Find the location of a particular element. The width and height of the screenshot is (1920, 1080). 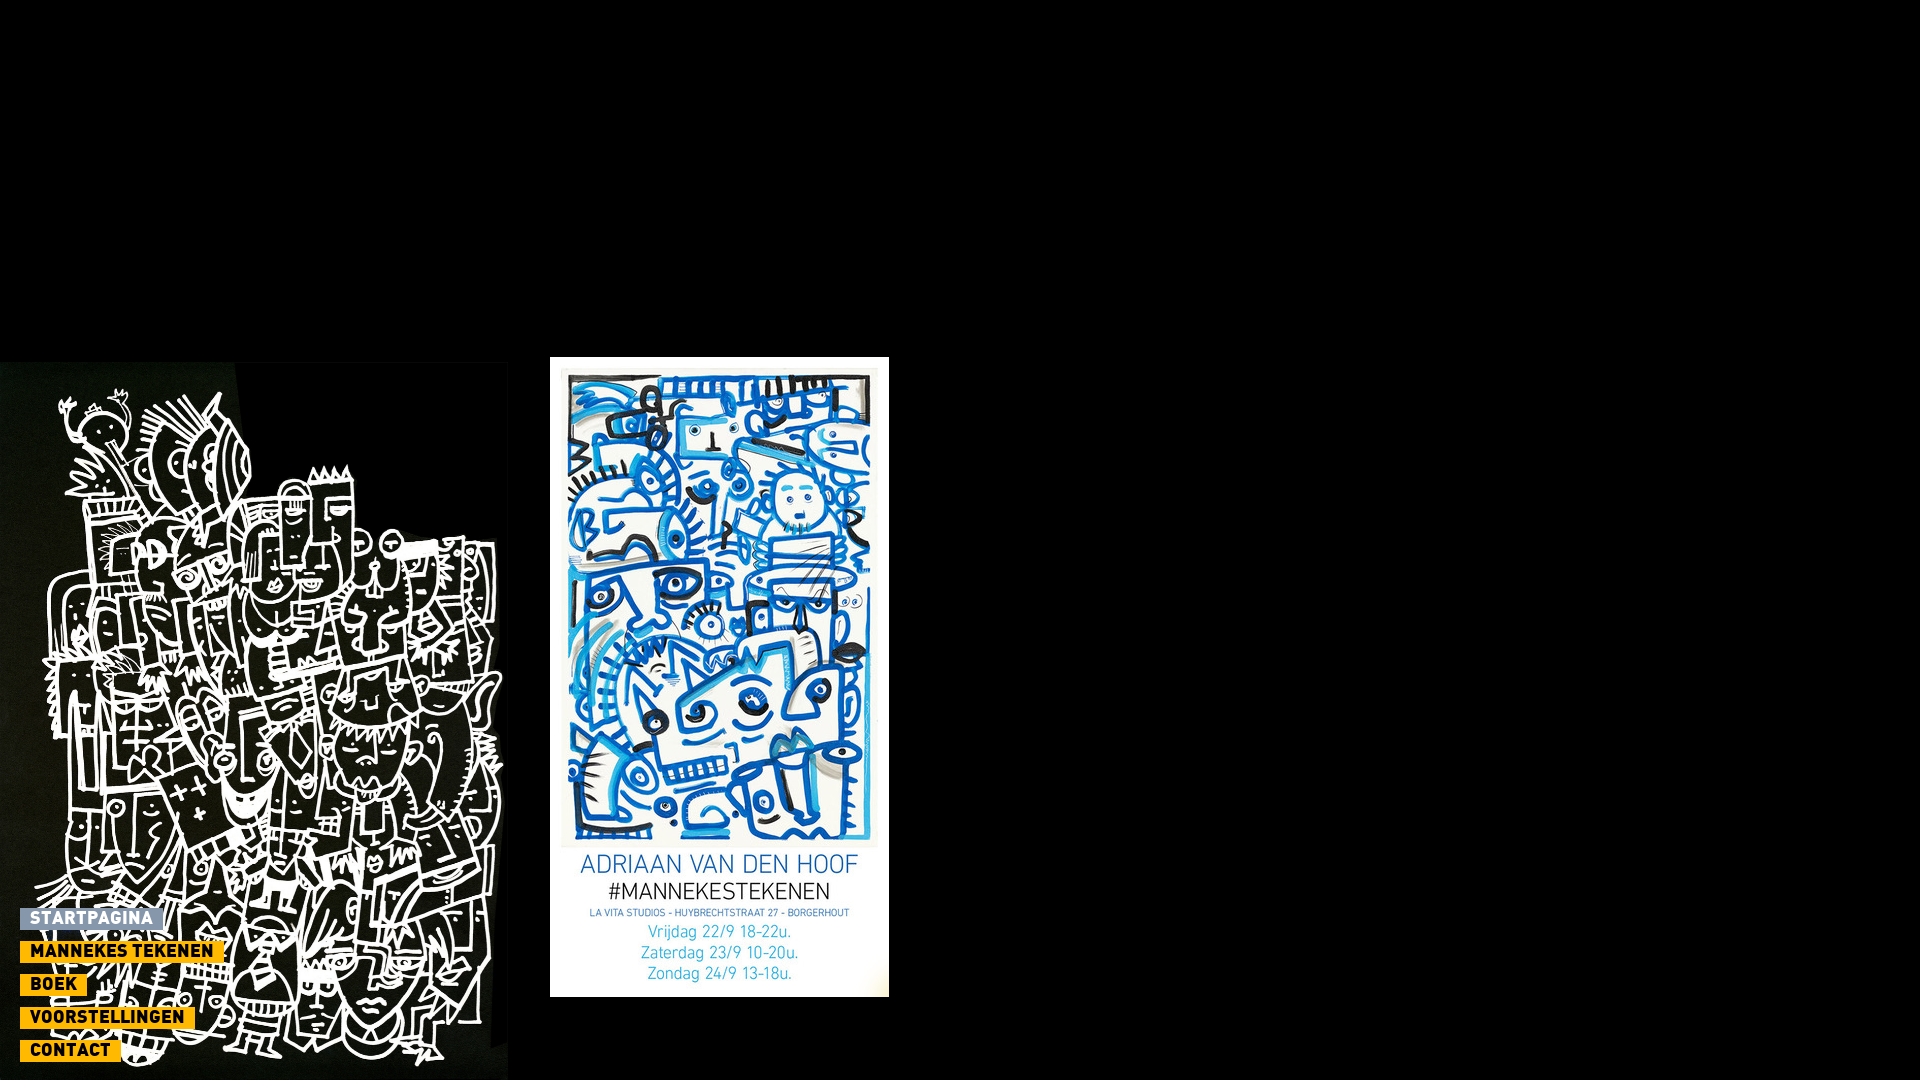

'MANNEKES TEKENEN' is located at coordinates (120, 951).